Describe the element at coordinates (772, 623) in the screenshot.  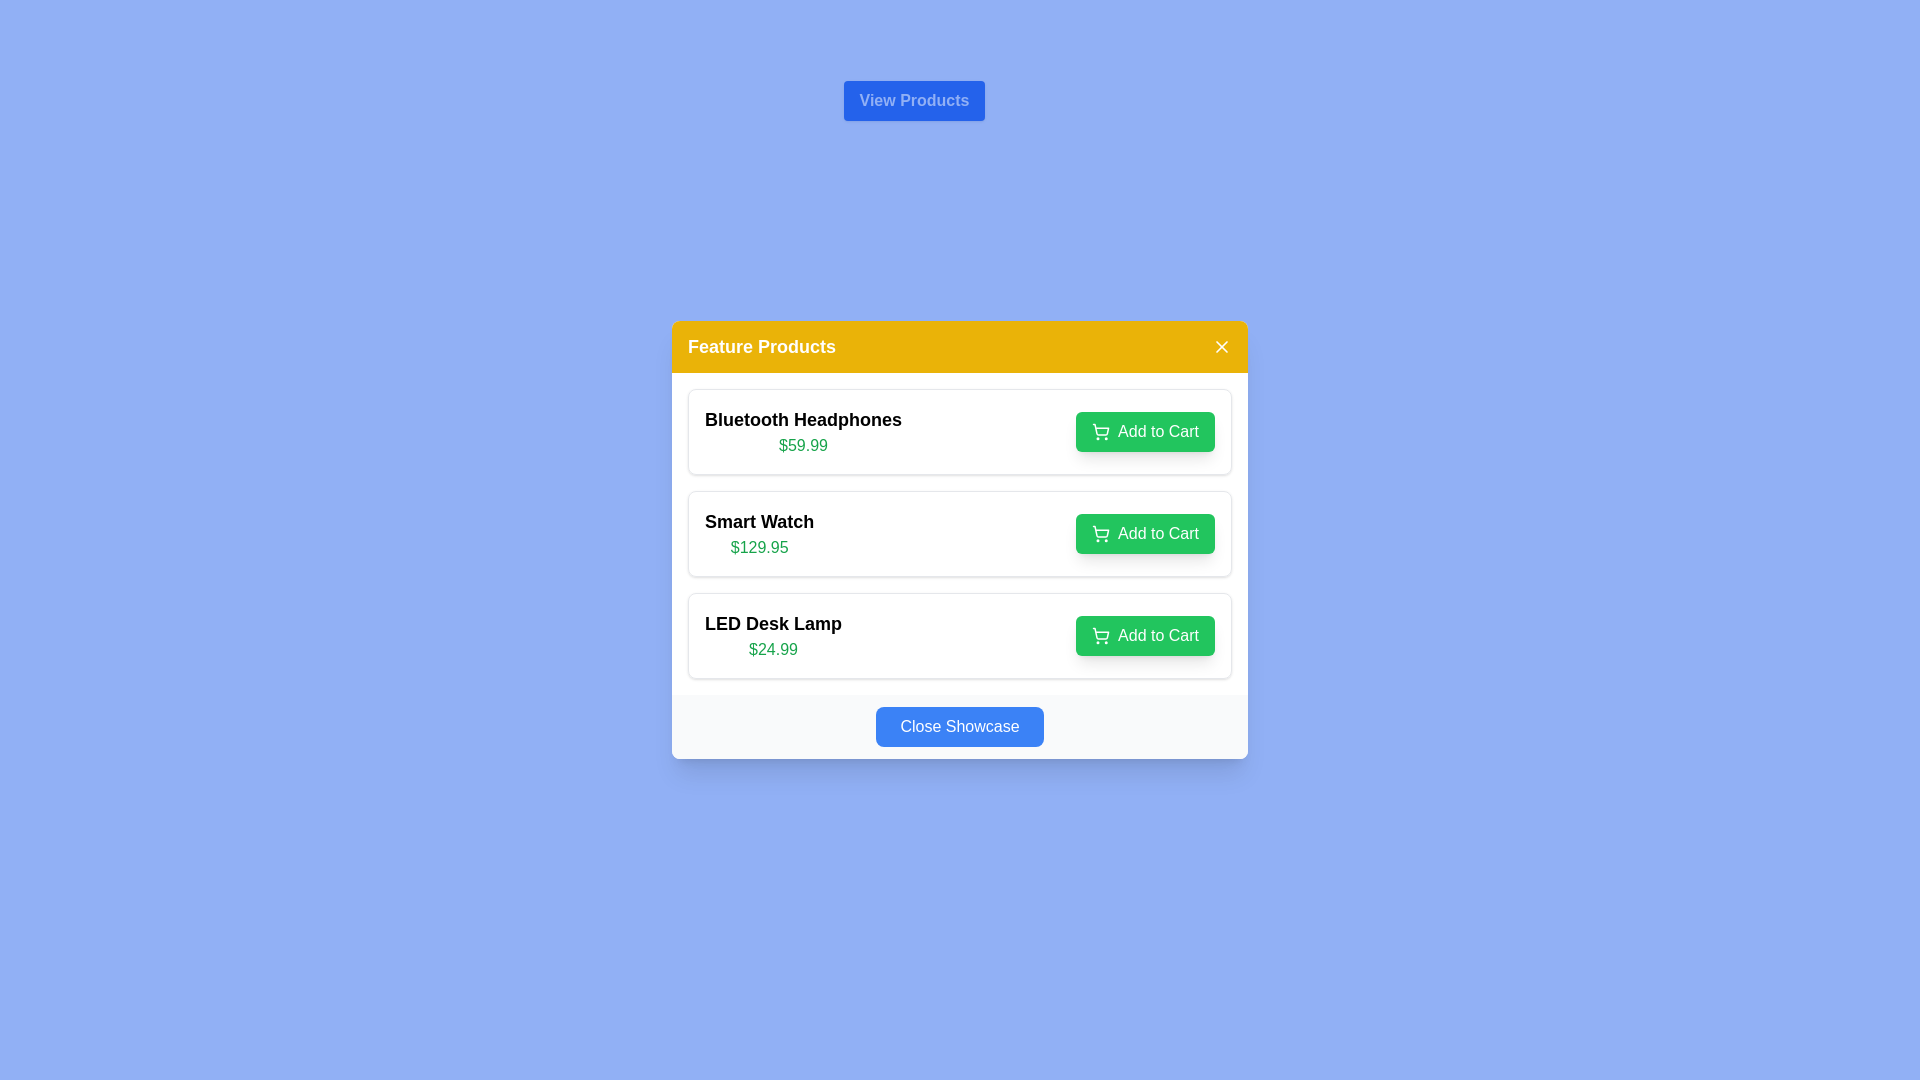
I see `the text label identifying the product as 'LED Desk Lamp' located in the third product card within a vertical list, positioned above the price information and next to the 'Add to Cart' button` at that location.